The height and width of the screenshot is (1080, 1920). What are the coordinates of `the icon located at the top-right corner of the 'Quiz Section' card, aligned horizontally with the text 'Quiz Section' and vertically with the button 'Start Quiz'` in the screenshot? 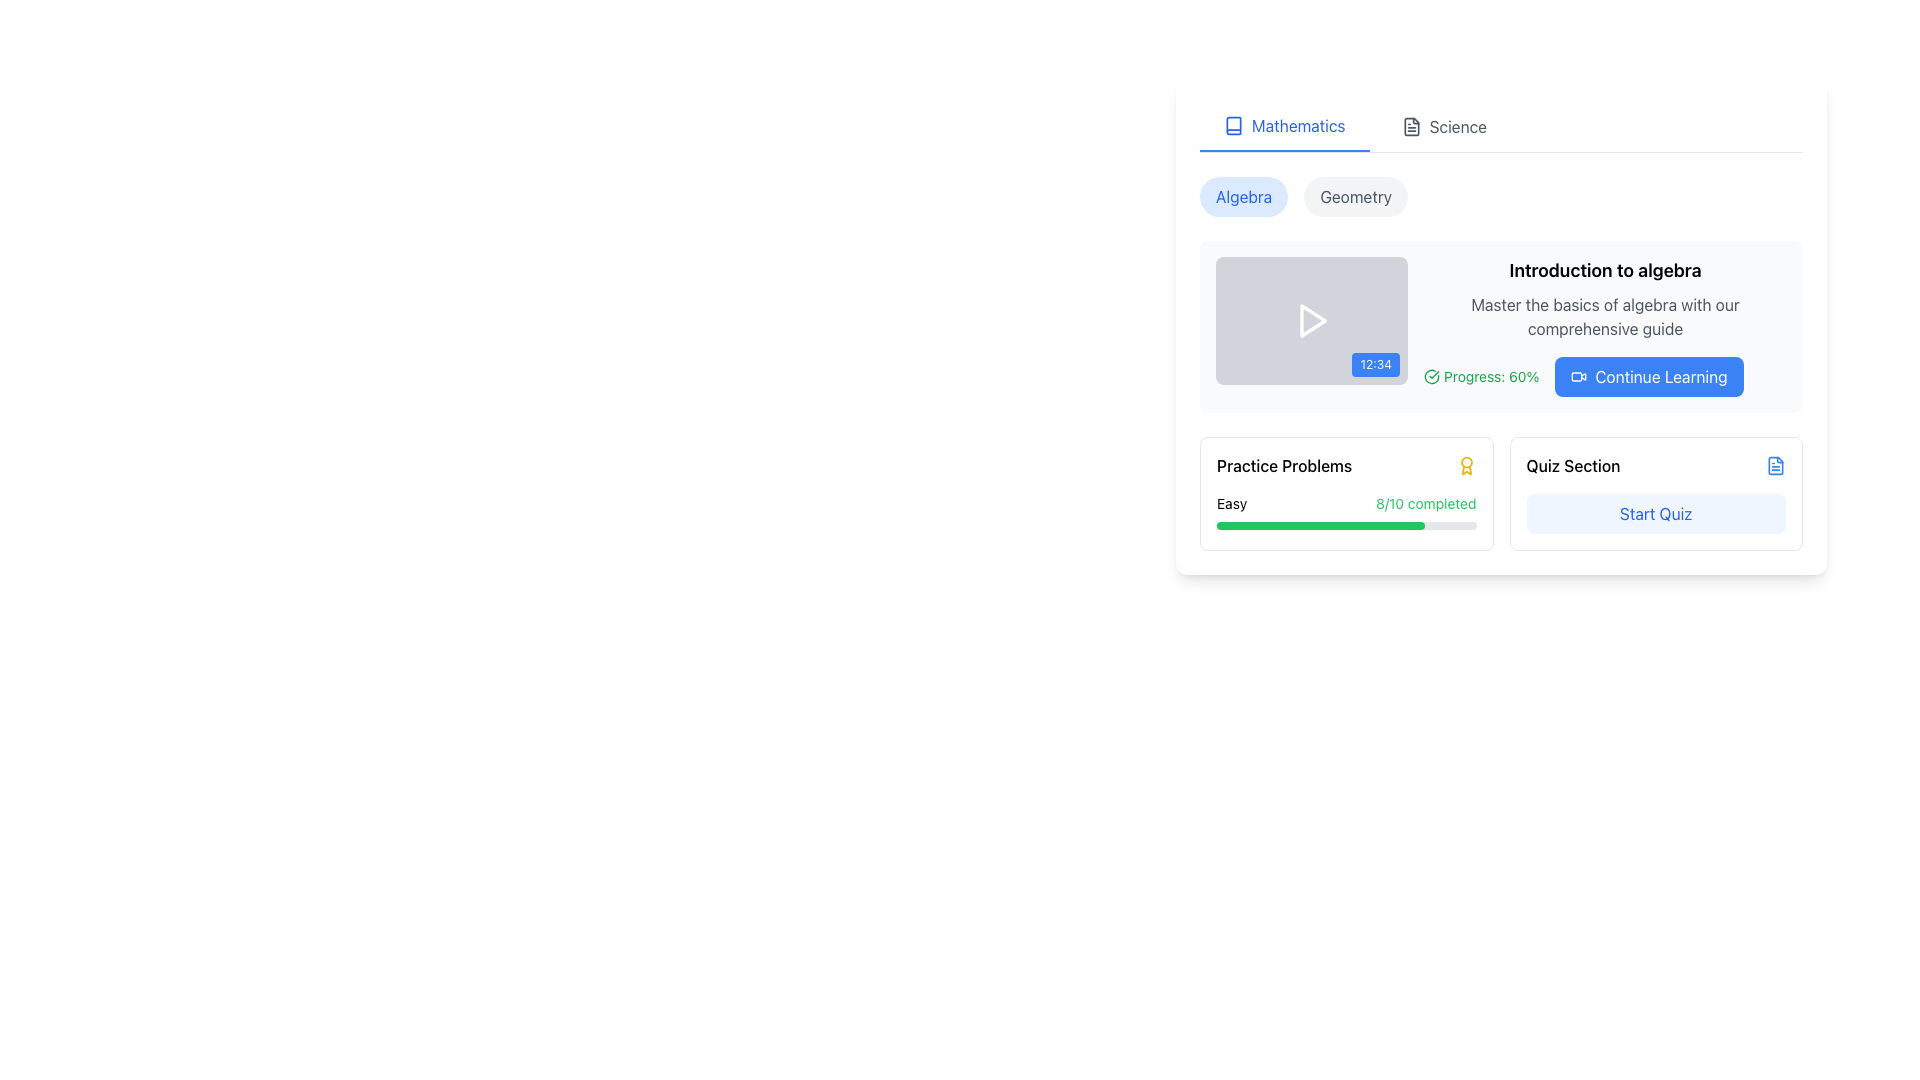 It's located at (1776, 466).